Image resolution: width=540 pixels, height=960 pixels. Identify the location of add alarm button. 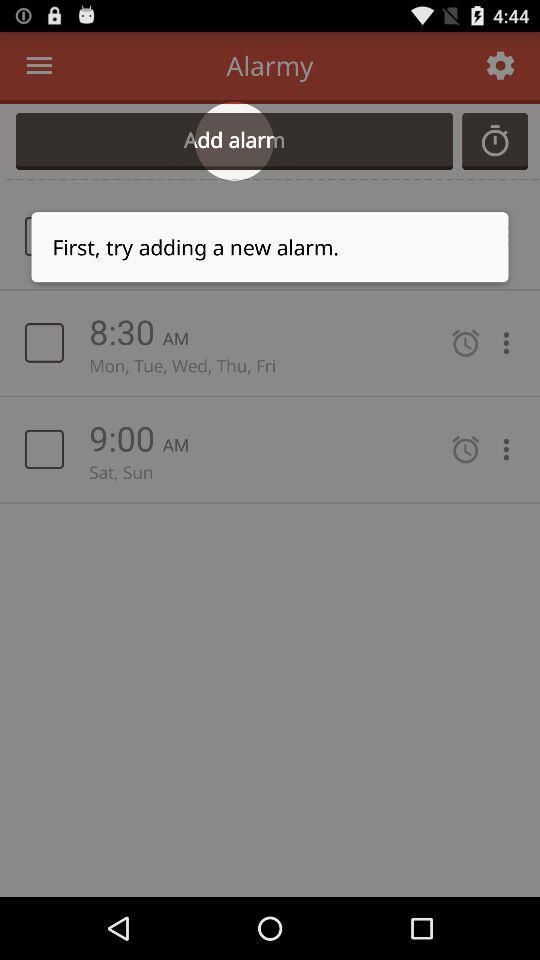
(233, 140).